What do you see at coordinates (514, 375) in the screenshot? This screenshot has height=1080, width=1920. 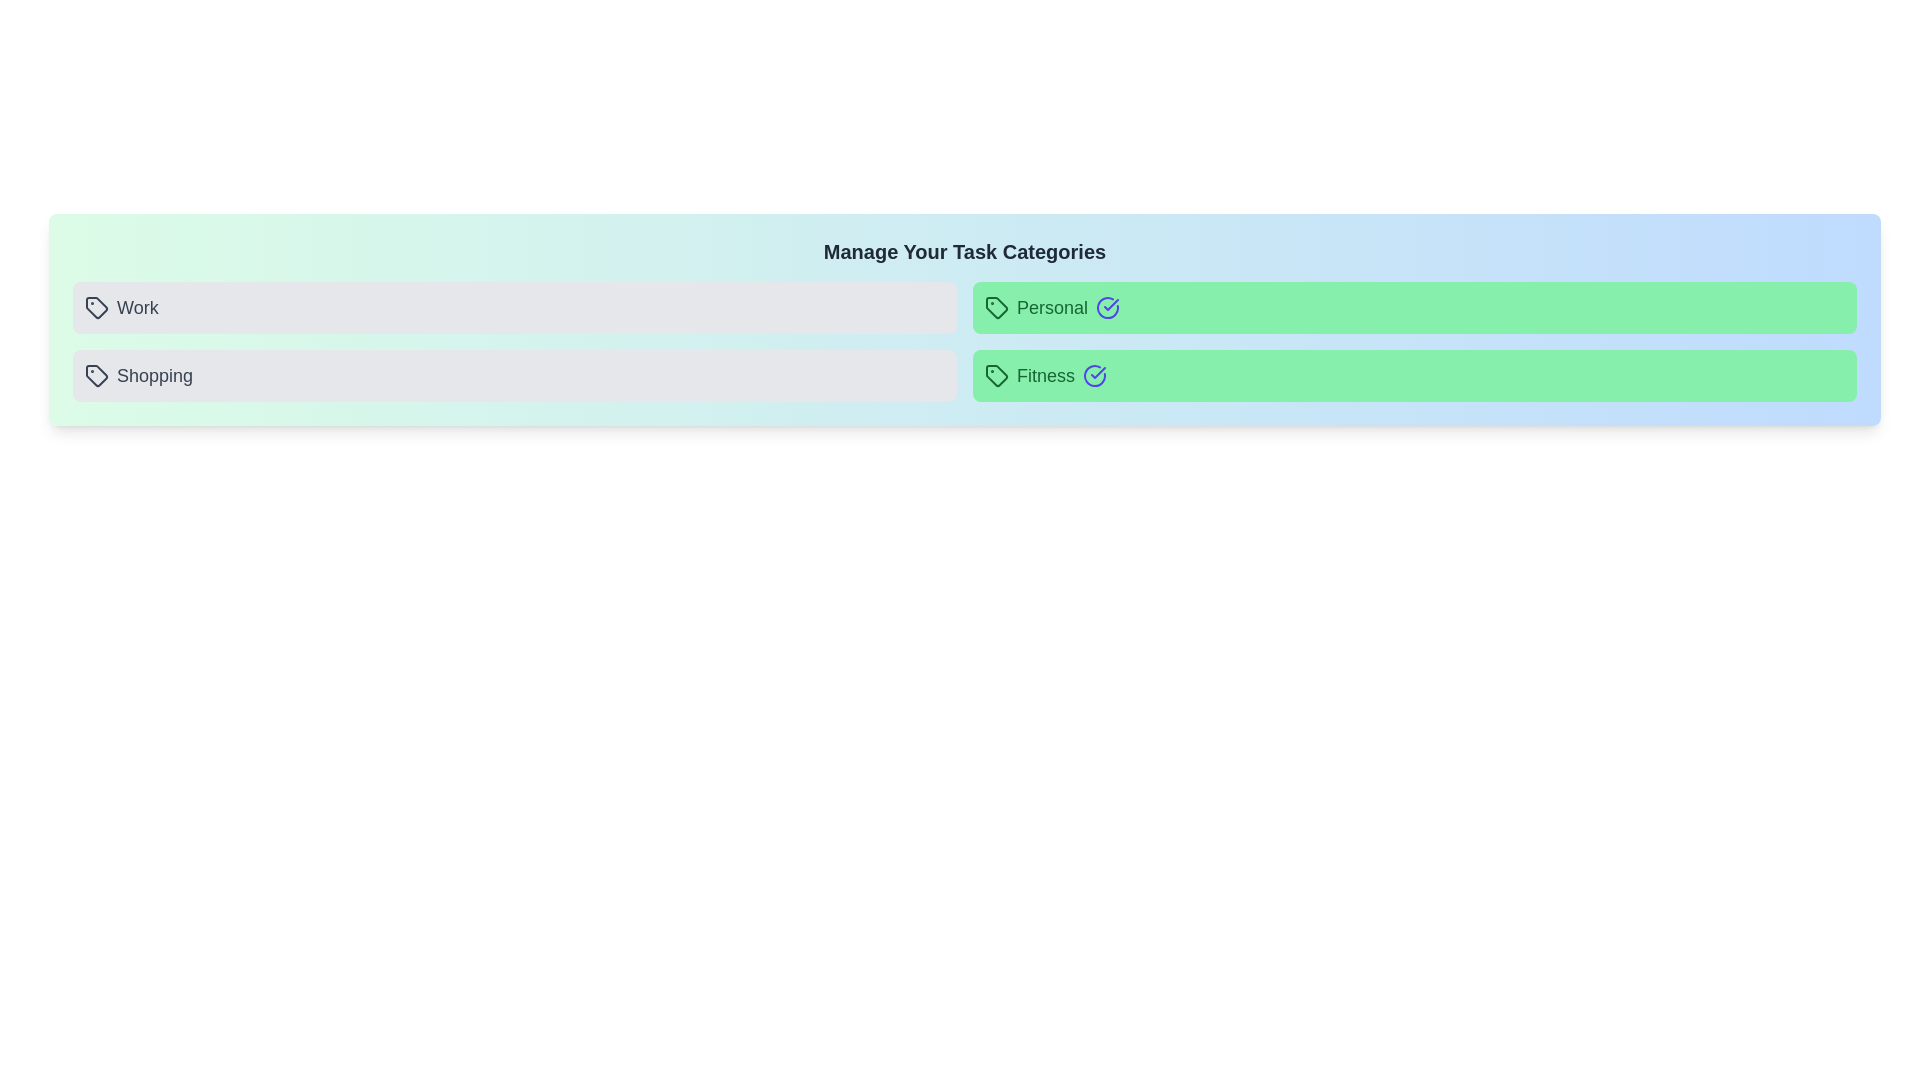 I see `the button representing the category Shopping` at bounding box center [514, 375].